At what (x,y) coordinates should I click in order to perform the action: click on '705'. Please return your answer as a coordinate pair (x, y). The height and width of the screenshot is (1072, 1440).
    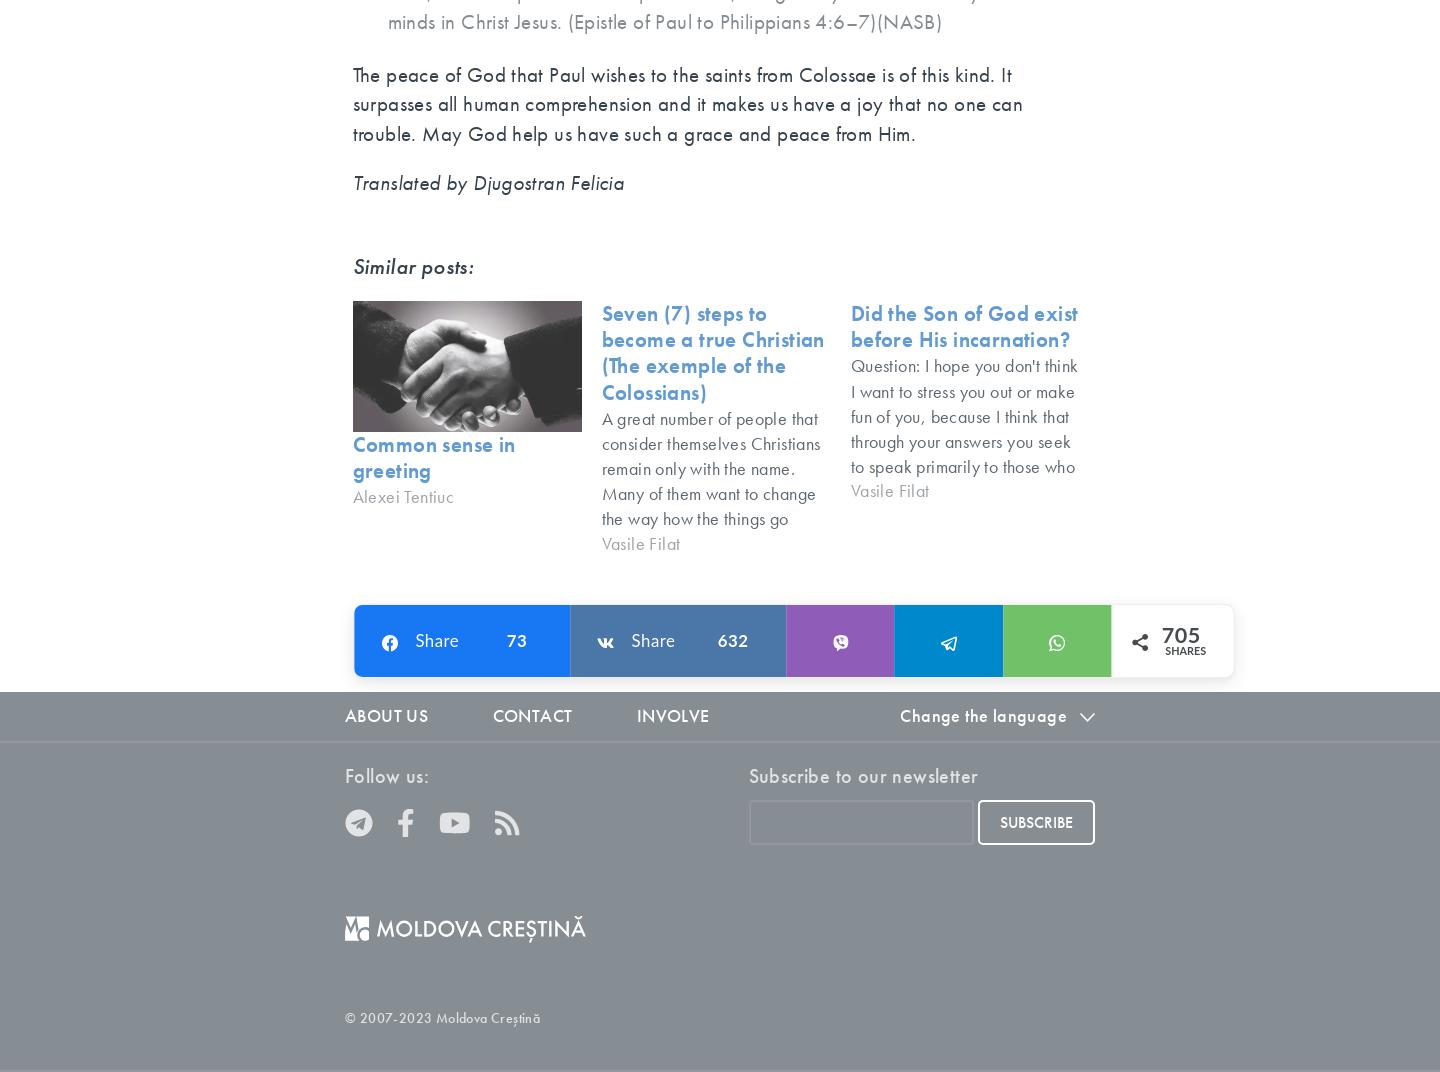
    Looking at the image, I should click on (1180, 636).